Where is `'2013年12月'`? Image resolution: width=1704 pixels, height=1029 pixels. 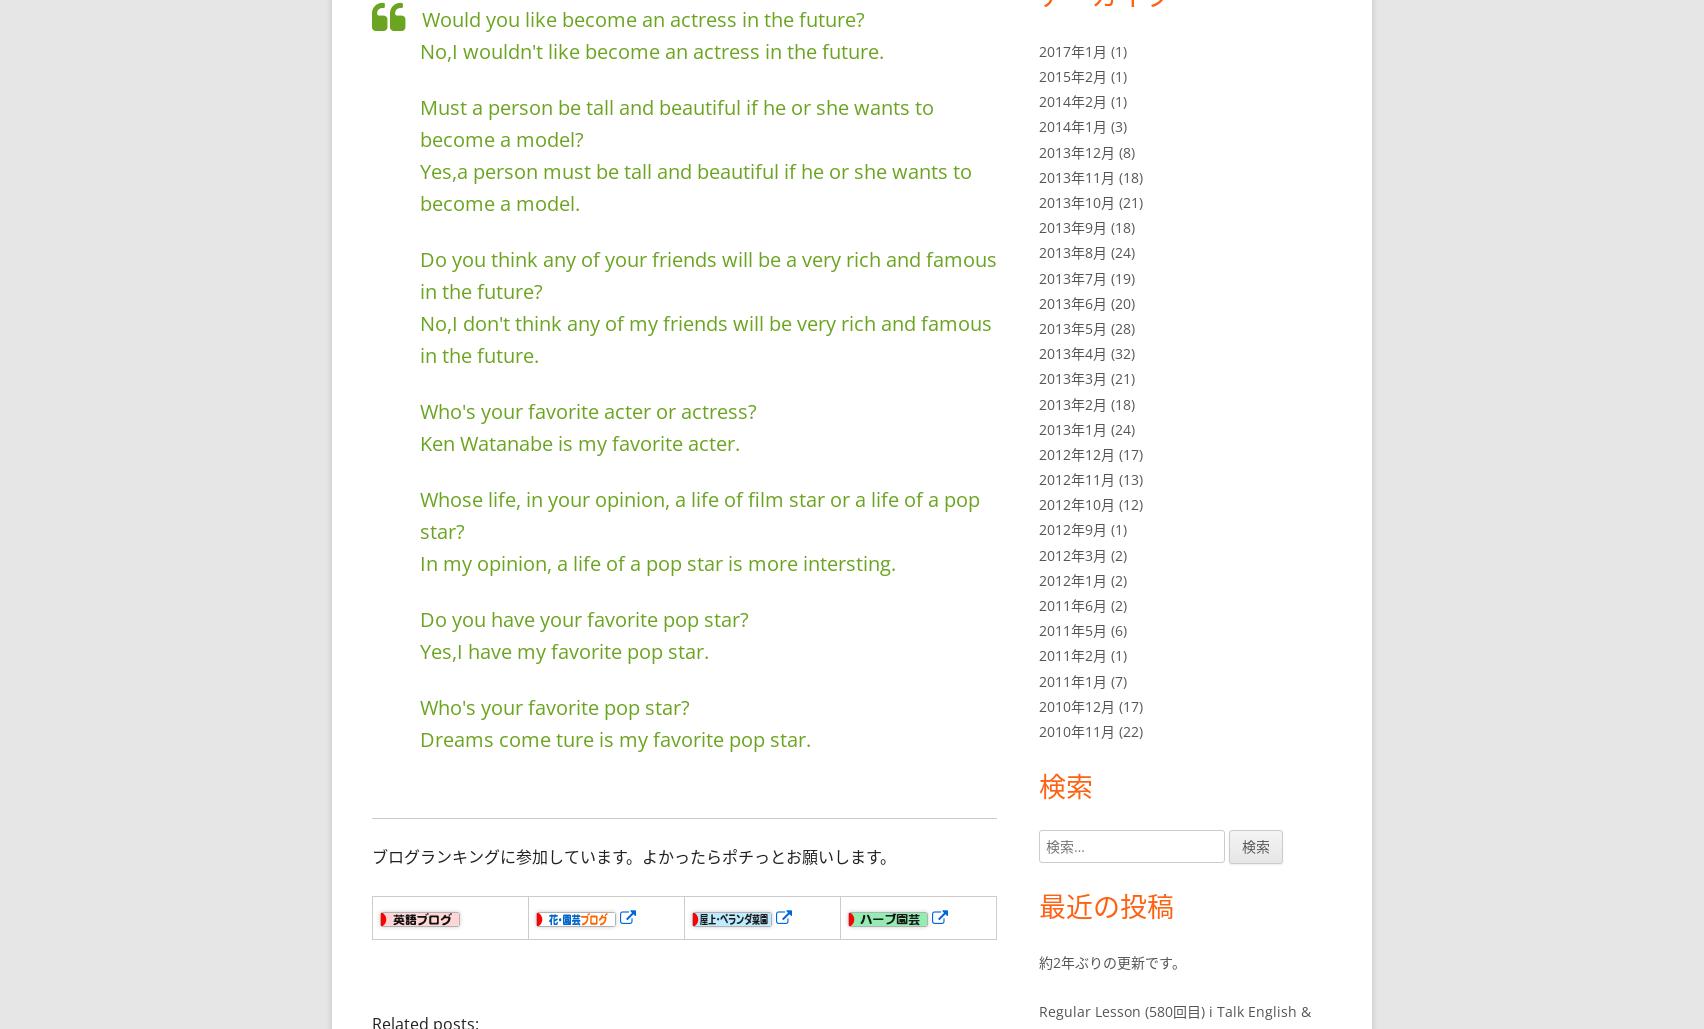 '2013年12月' is located at coordinates (1075, 151).